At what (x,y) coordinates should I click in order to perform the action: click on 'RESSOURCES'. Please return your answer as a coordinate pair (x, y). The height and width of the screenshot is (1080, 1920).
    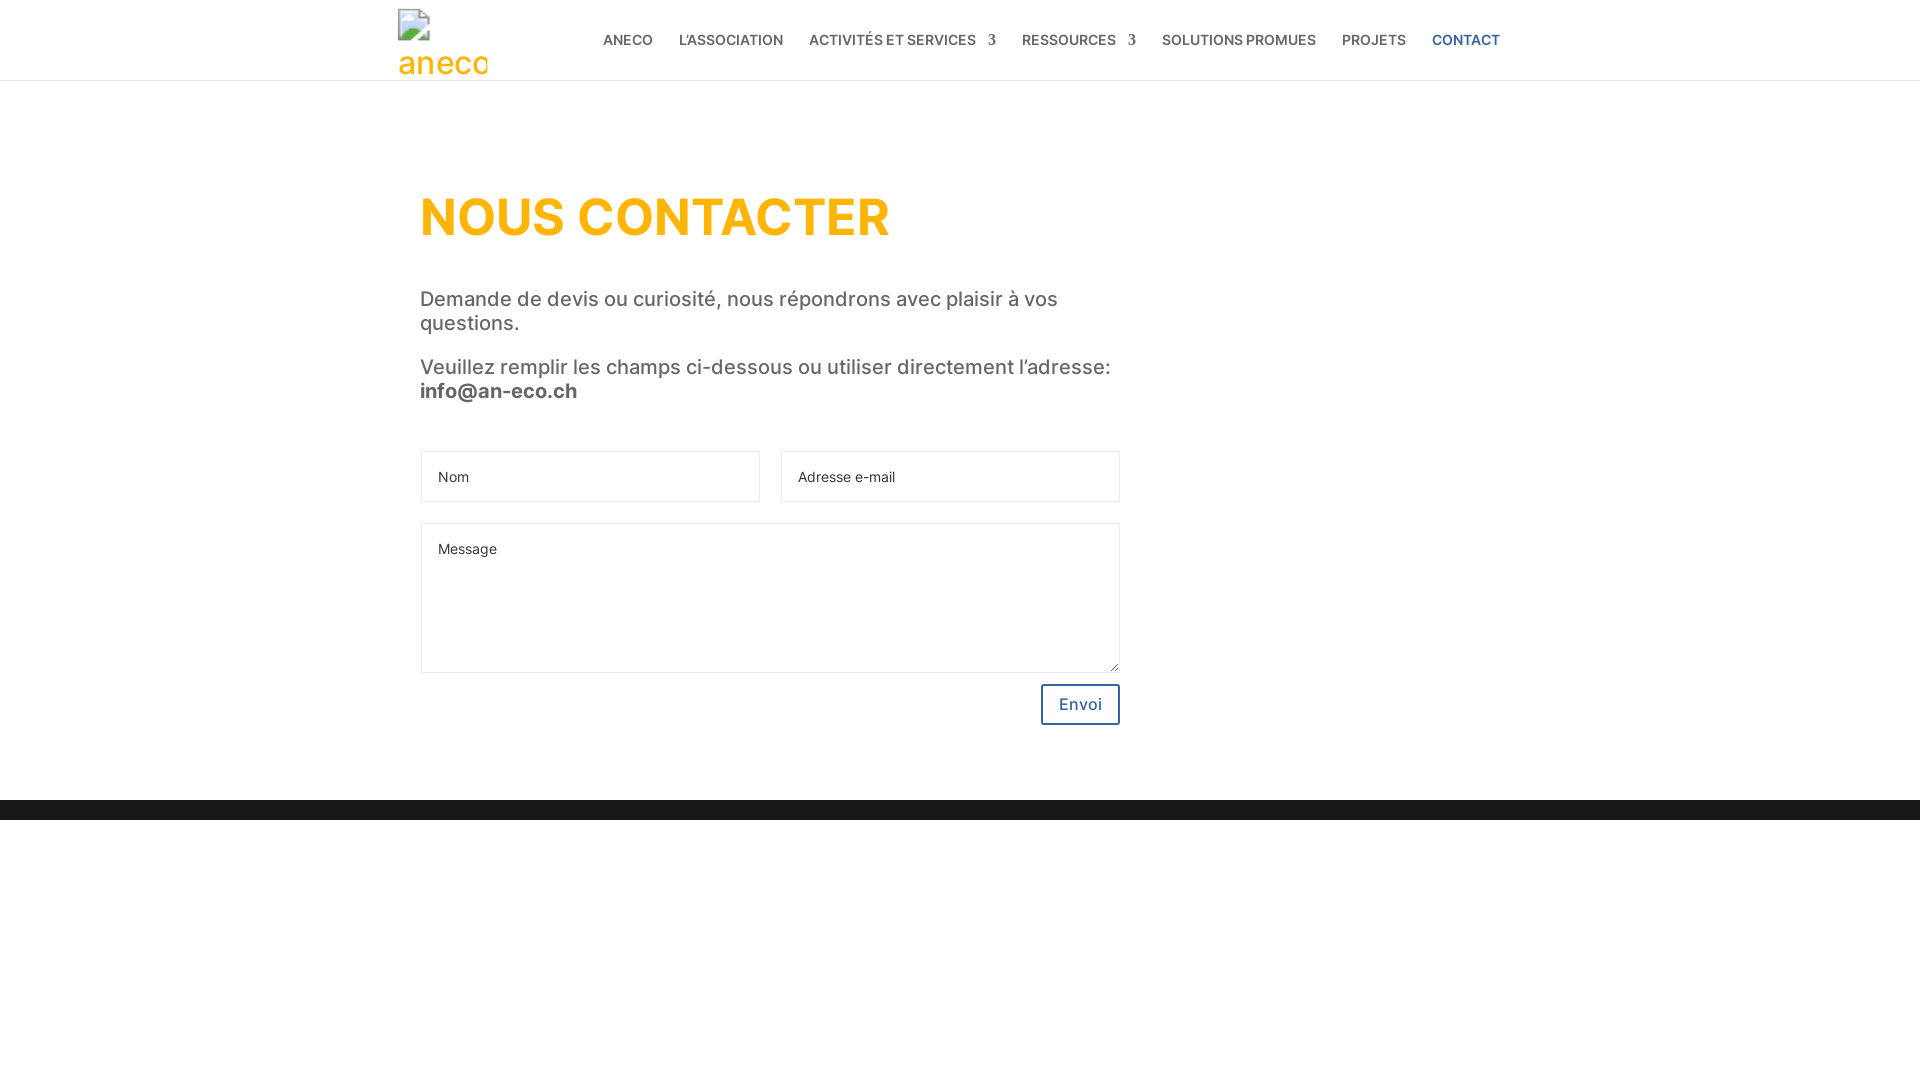
    Looking at the image, I should click on (1078, 55).